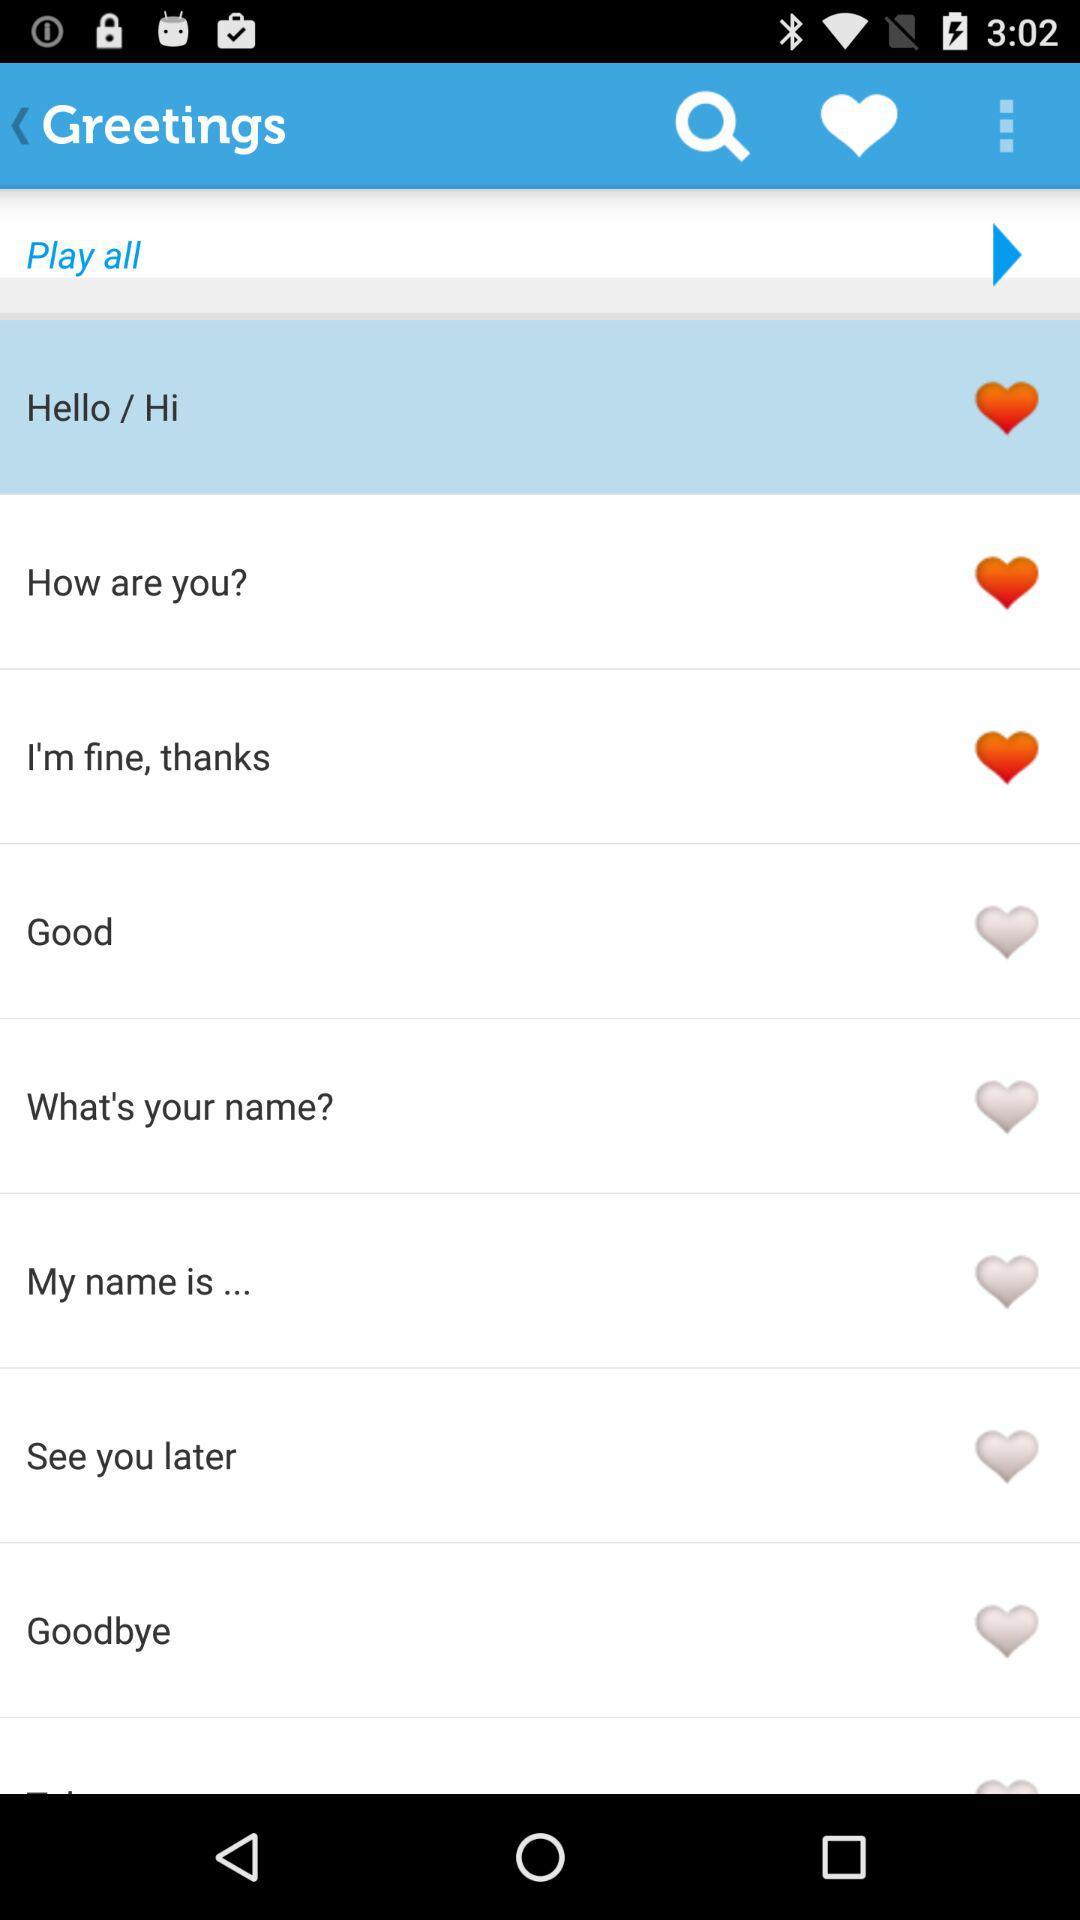  I want to click on the play icon, so click(1002, 271).